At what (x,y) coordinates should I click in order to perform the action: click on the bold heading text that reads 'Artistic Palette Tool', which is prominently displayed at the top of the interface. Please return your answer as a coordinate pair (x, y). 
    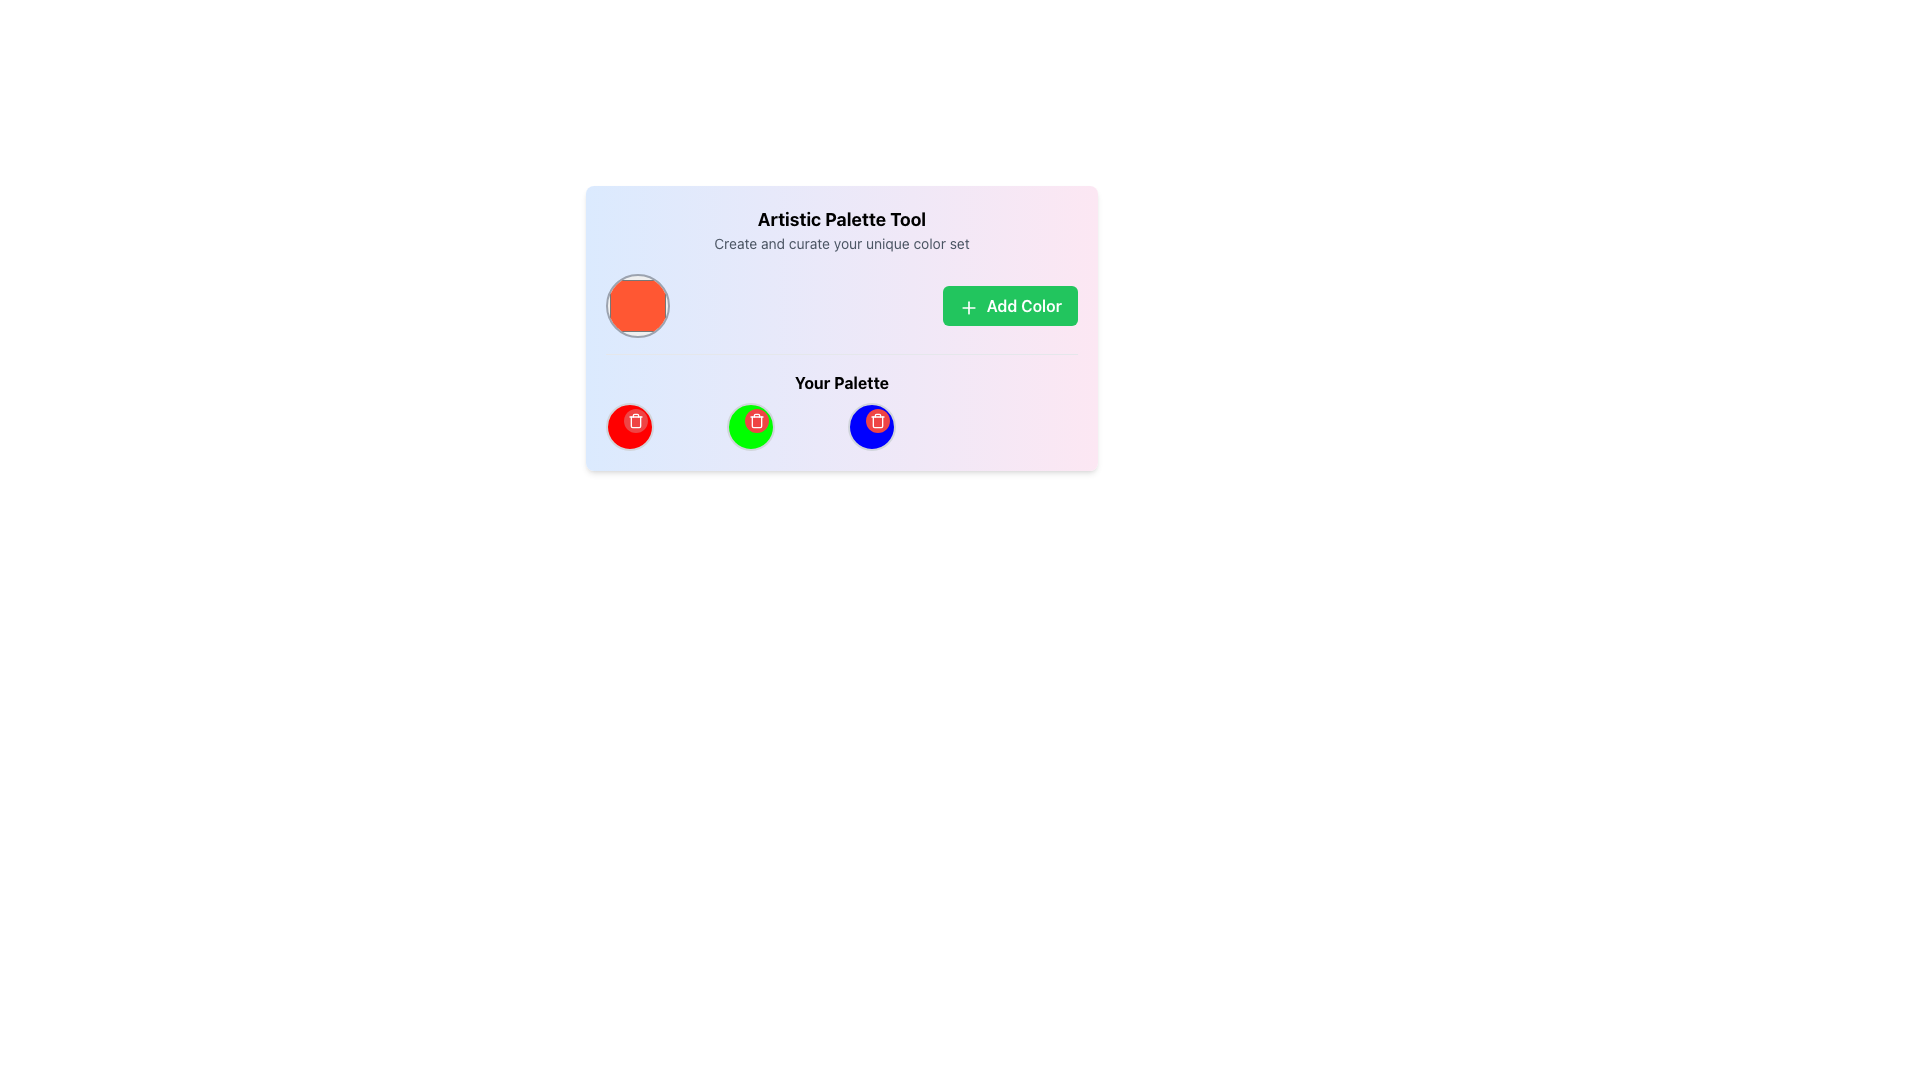
    Looking at the image, I should click on (841, 219).